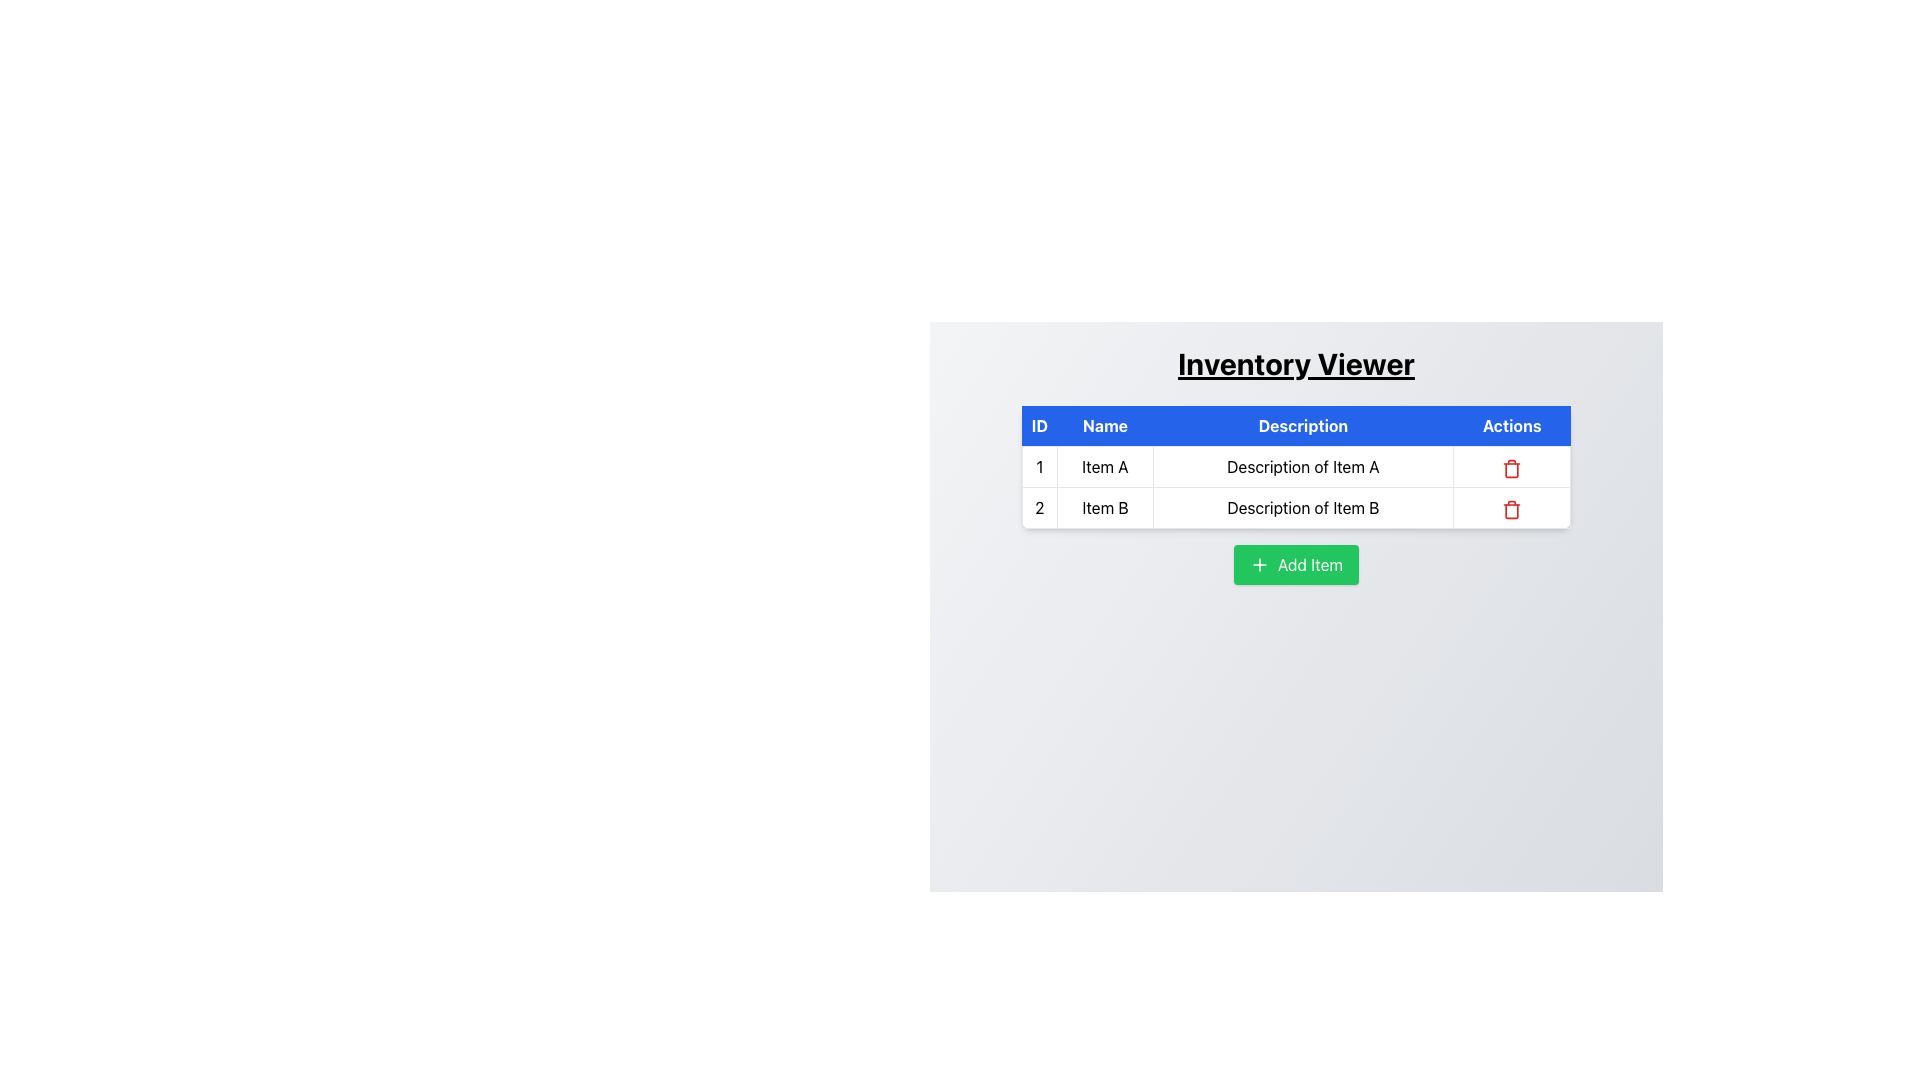 This screenshot has height=1080, width=1920. I want to click on the Label element displaying 'Item B', which is located in the second row of the table under the 'Name' column, immediately to the right of the 'ID' column and to the left of the 'Description' column, so click(1104, 507).